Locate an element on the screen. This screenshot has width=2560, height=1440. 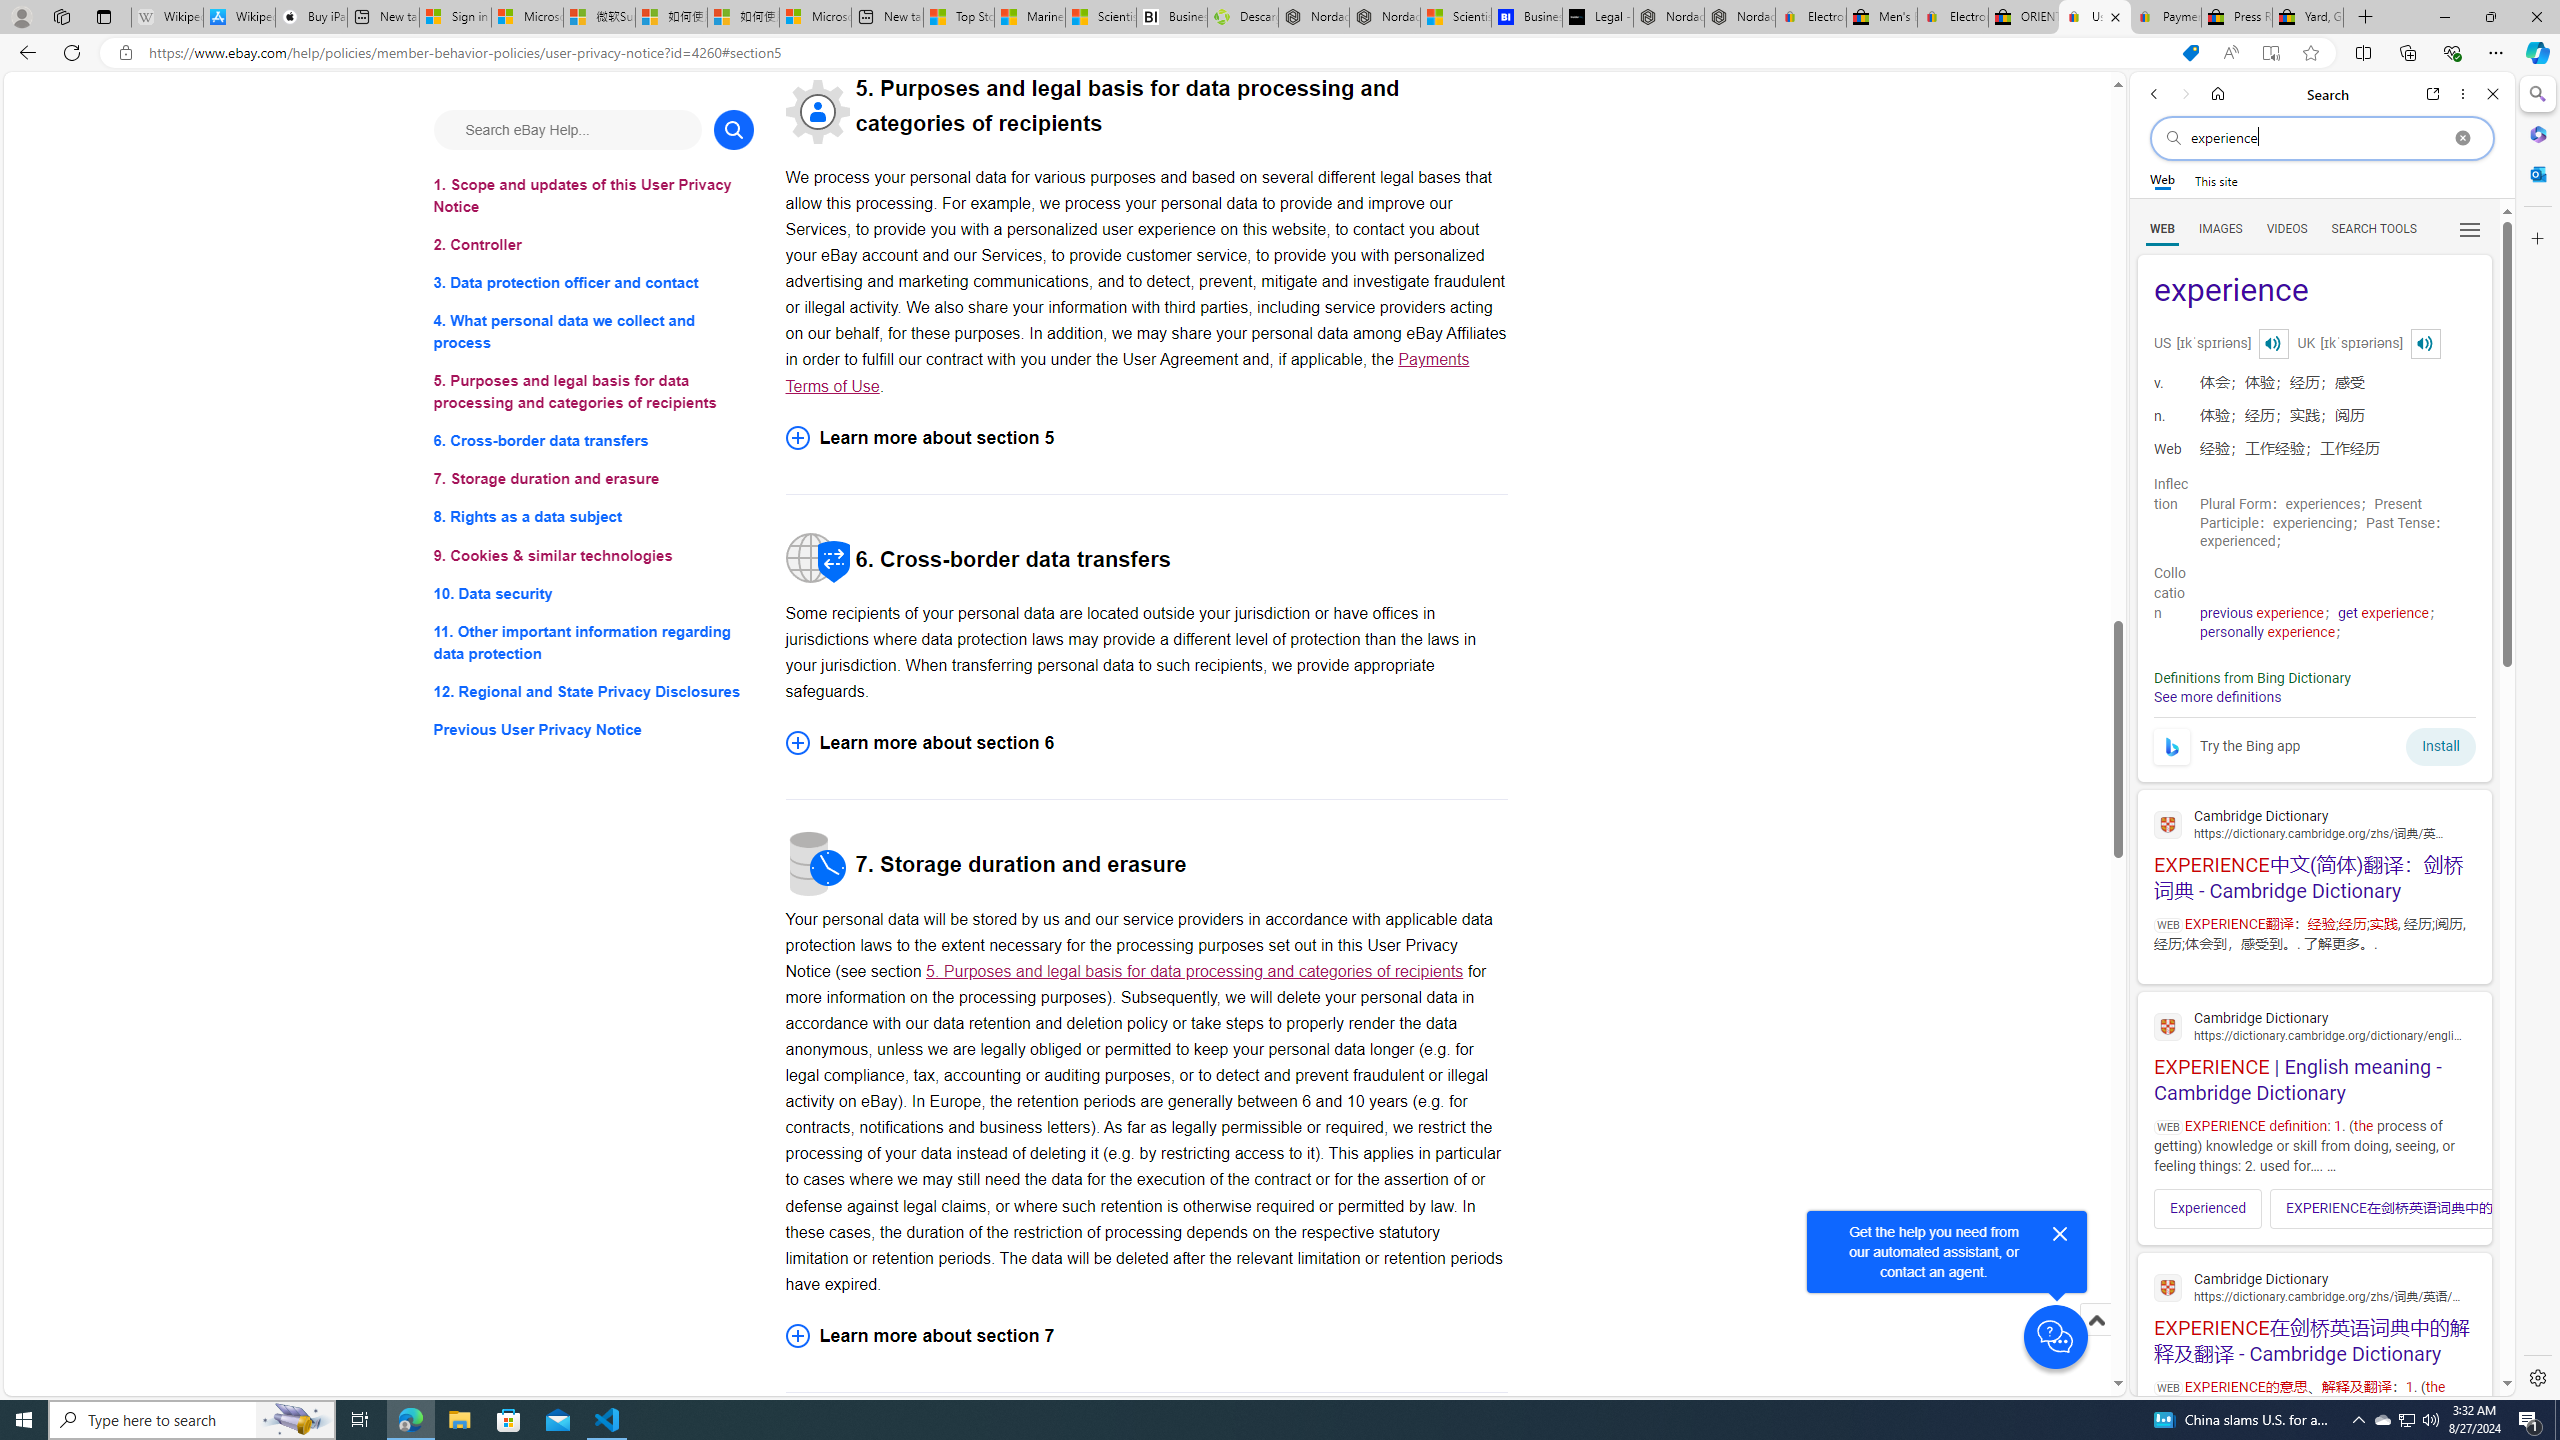
'get experience' is located at coordinates (2382, 612).